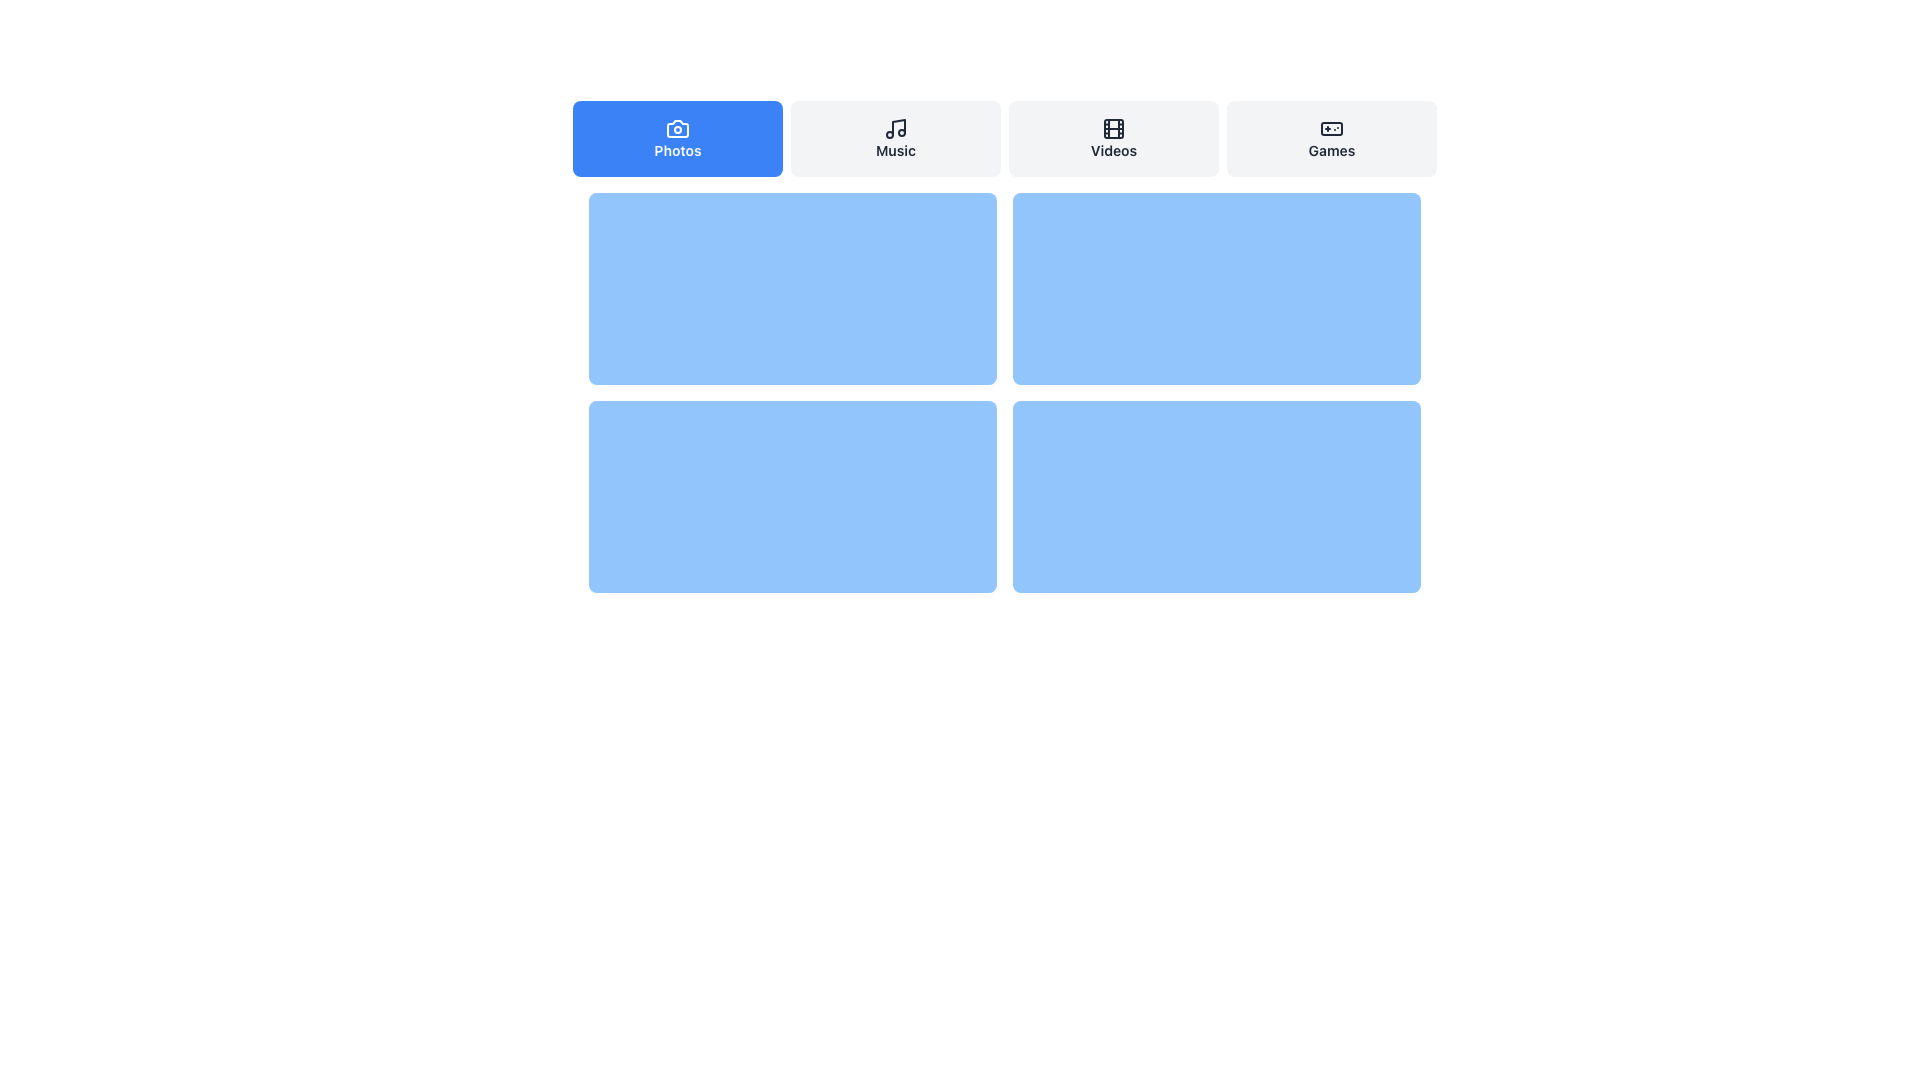 Image resolution: width=1920 pixels, height=1080 pixels. I want to click on the rectangular graphical component with rounded corners and a dark outline, located within the filmstrip icon above the 'Videos' label in the second column of the top menu, so click(1112, 128).